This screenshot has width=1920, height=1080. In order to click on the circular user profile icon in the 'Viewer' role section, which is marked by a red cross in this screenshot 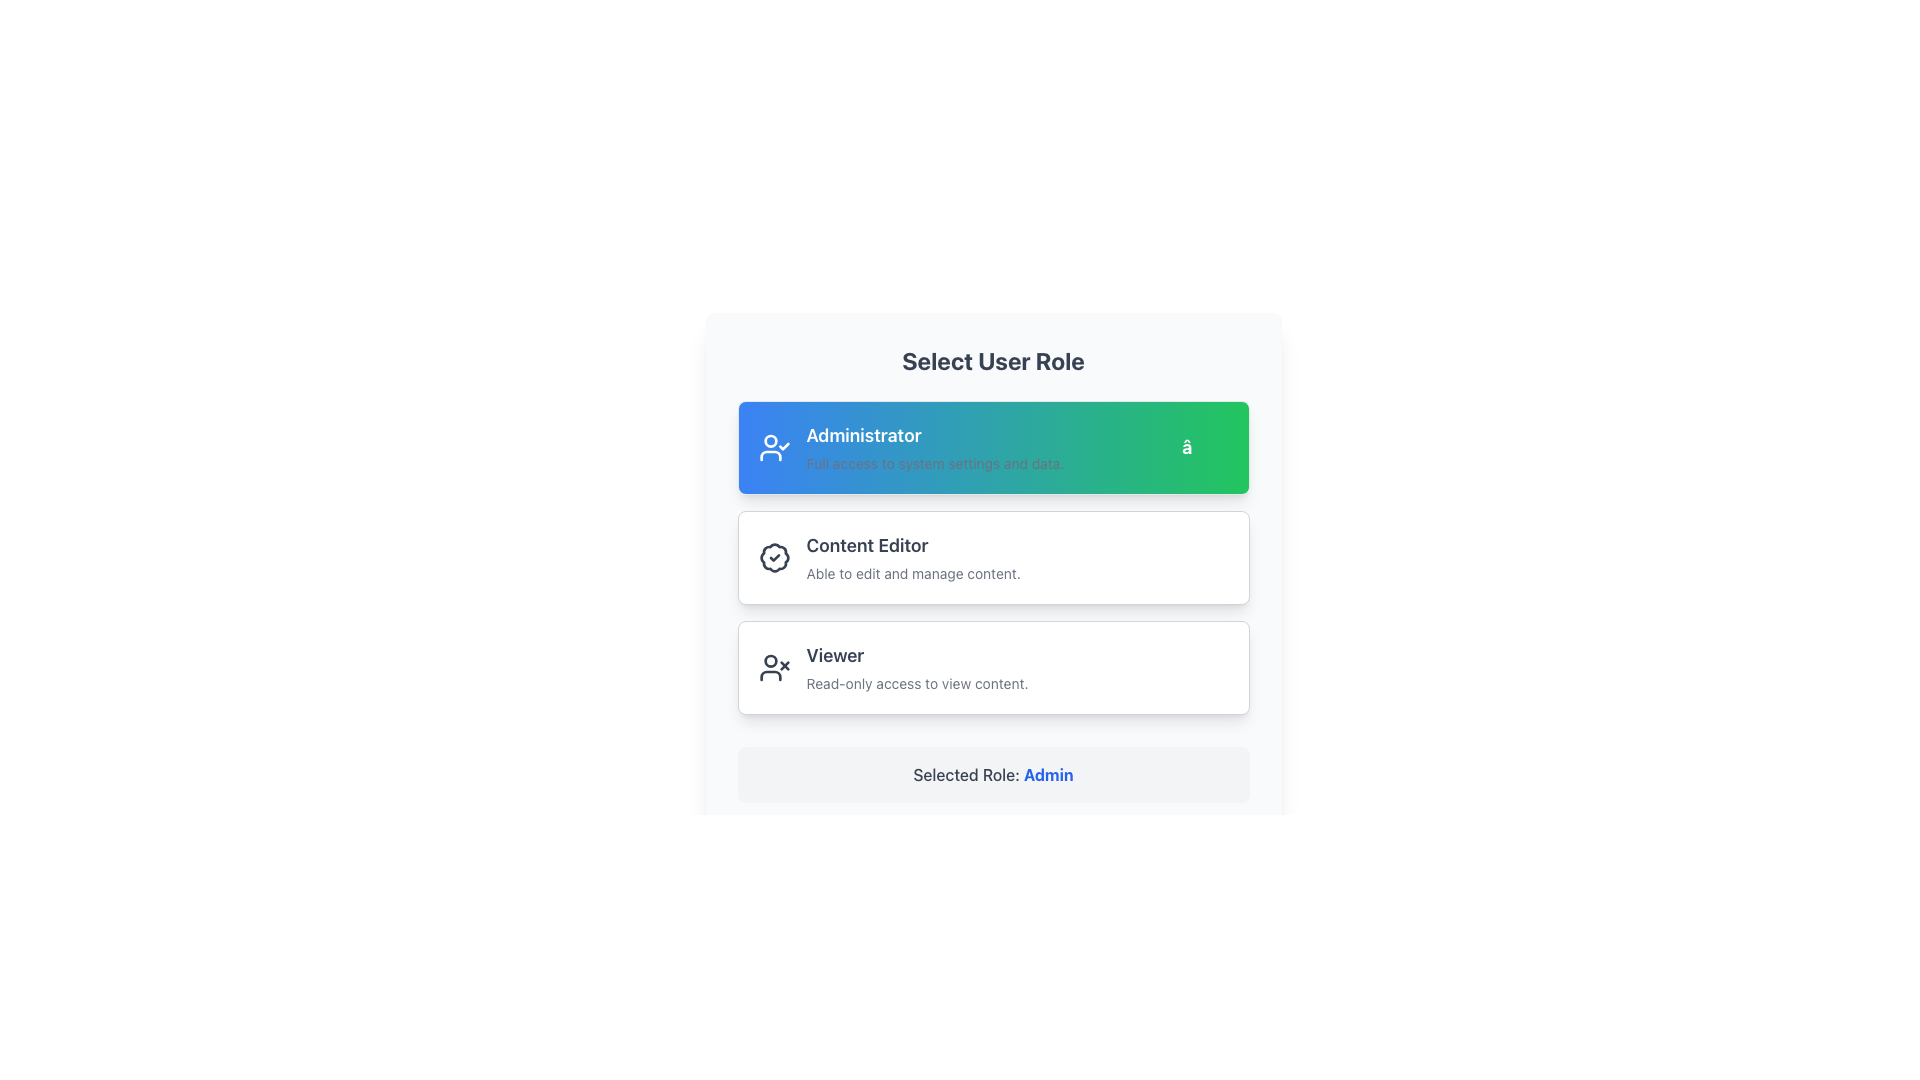, I will do `click(769, 661)`.